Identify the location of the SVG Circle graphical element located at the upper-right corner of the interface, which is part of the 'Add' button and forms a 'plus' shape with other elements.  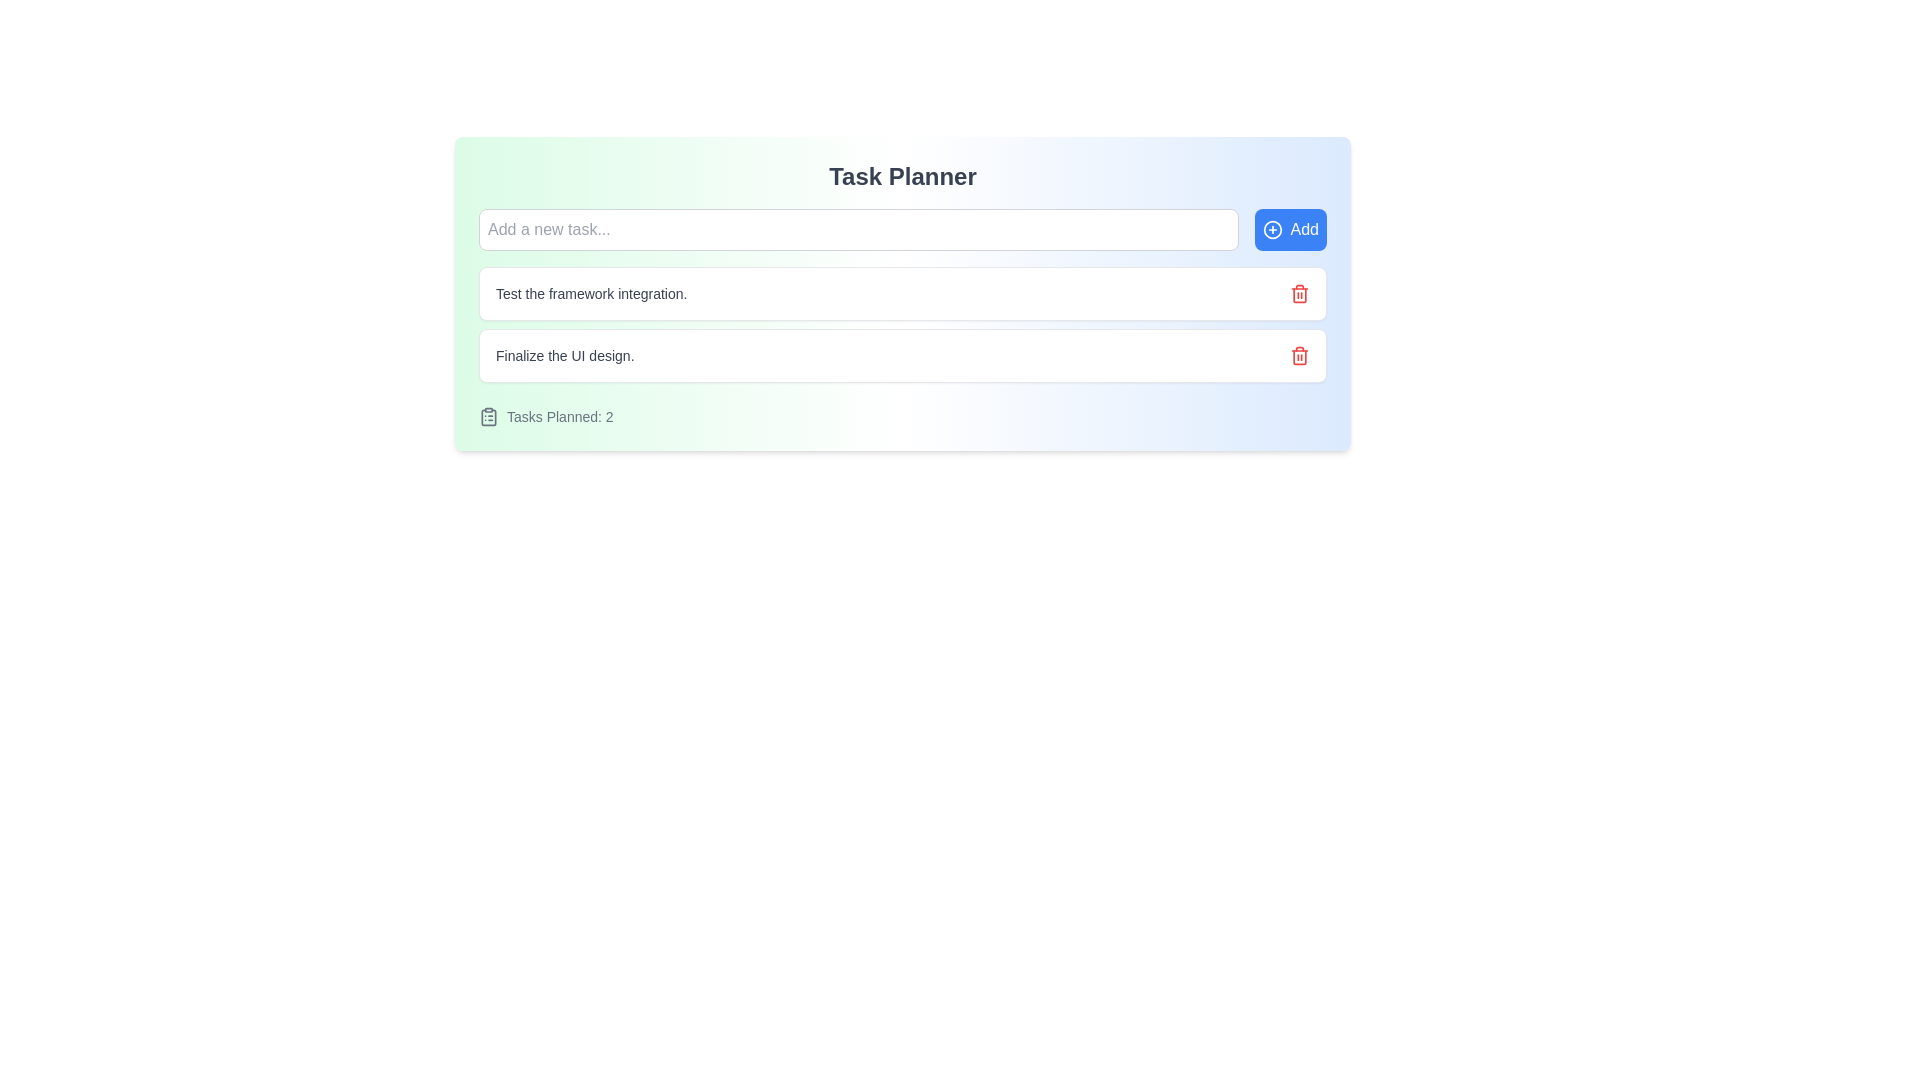
(1271, 229).